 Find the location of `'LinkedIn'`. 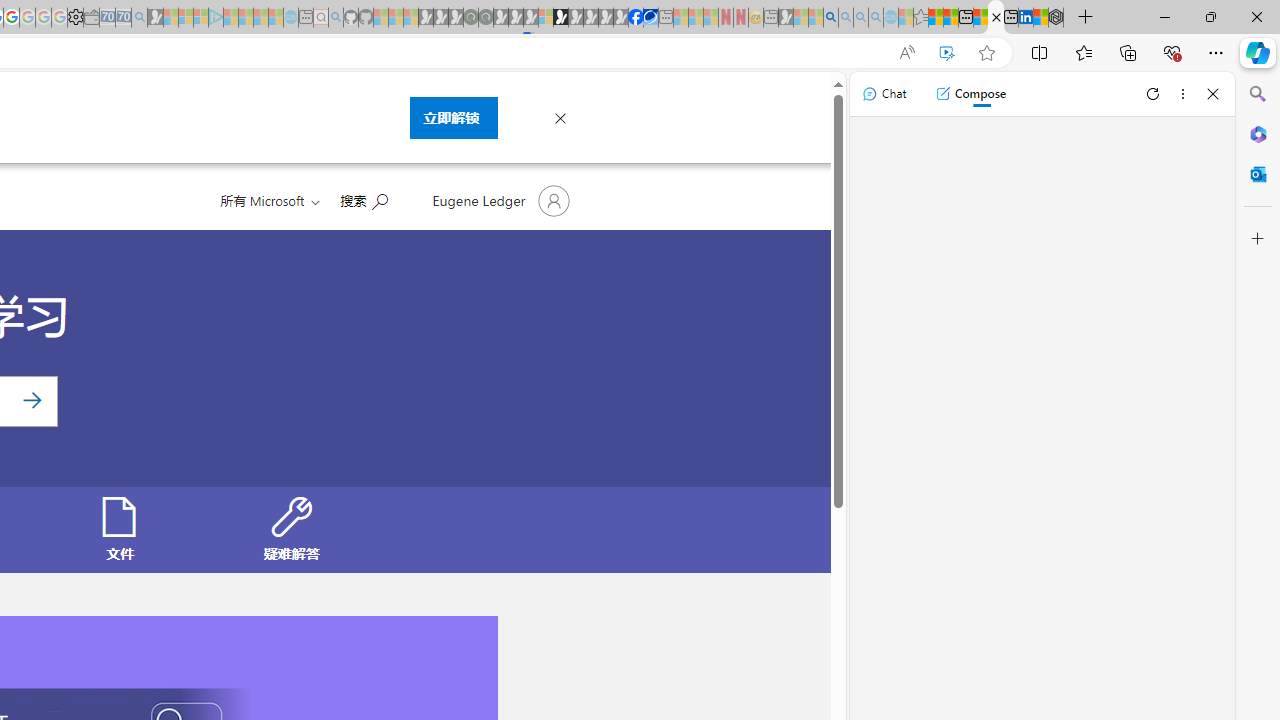

'LinkedIn' is located at coordinates (1025, 17).